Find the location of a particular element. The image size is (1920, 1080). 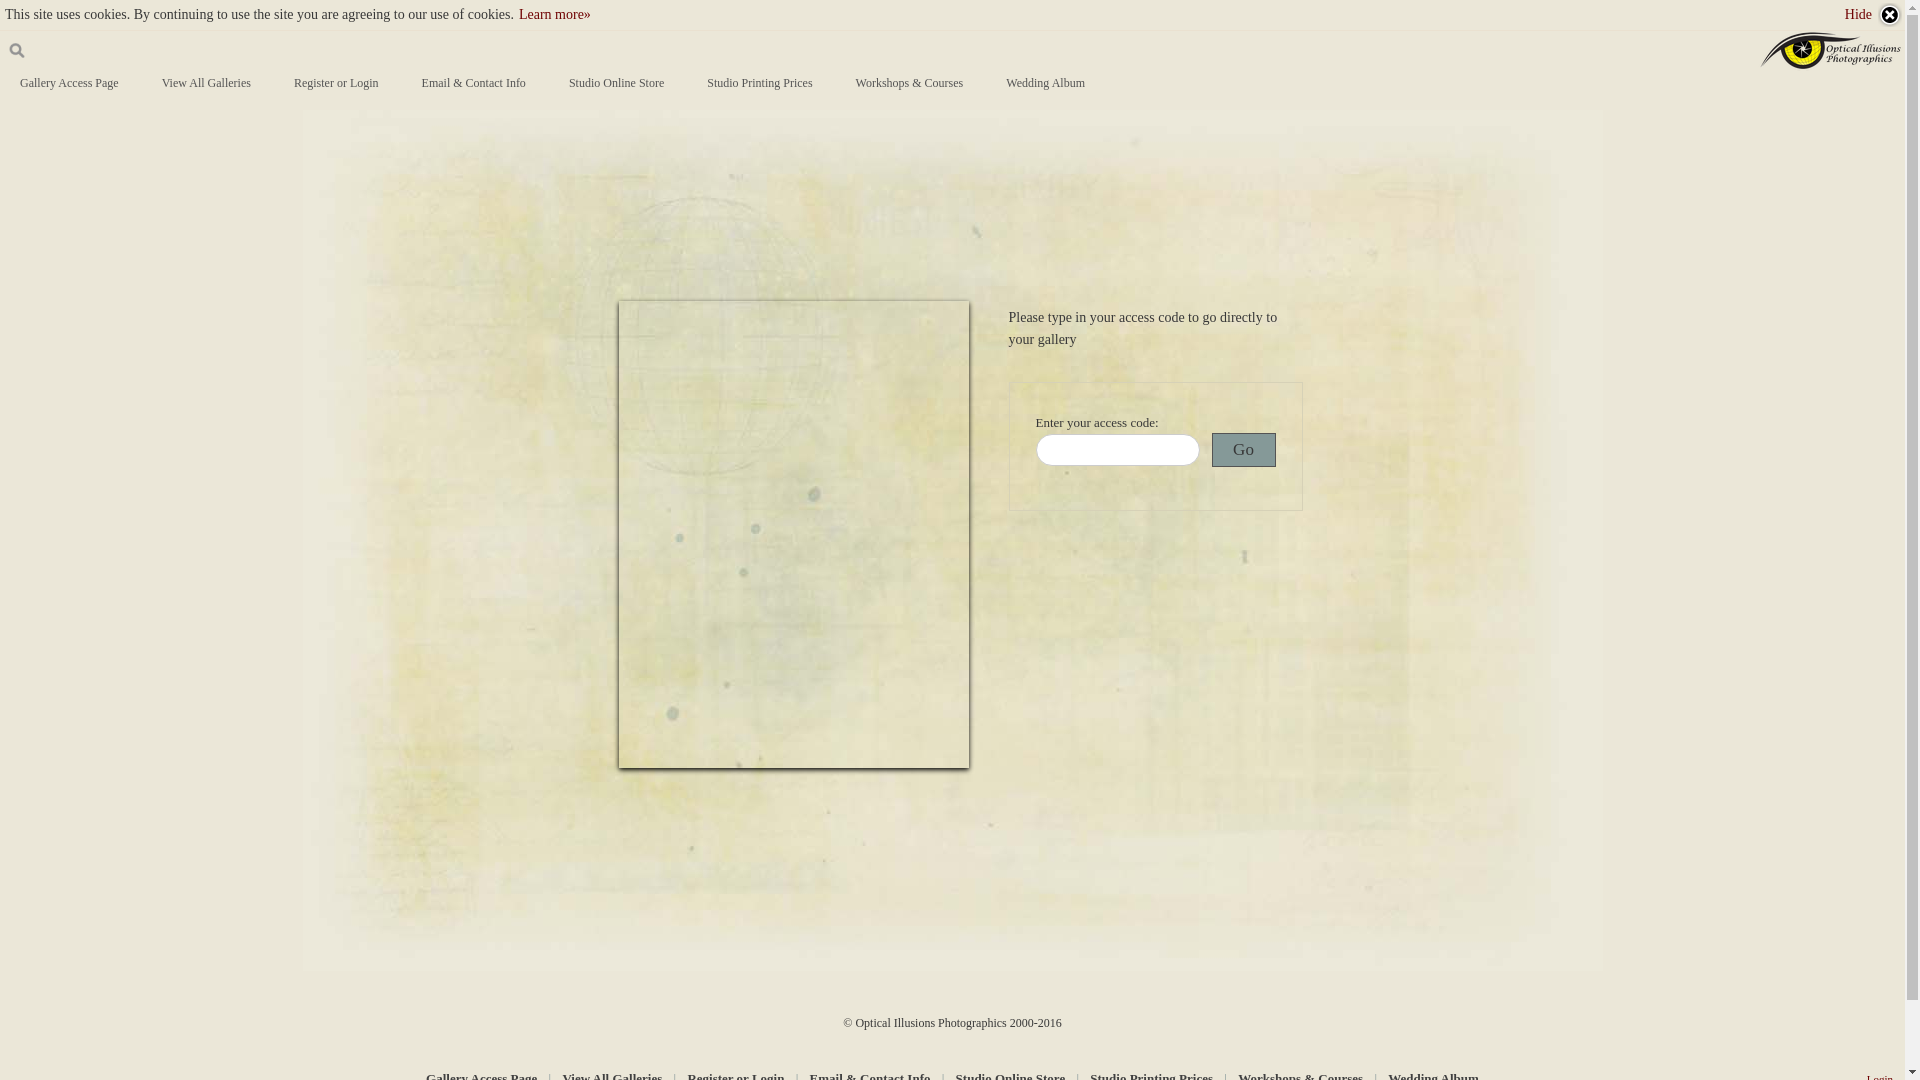

'Hide' is located at coordinates (1872, 15).